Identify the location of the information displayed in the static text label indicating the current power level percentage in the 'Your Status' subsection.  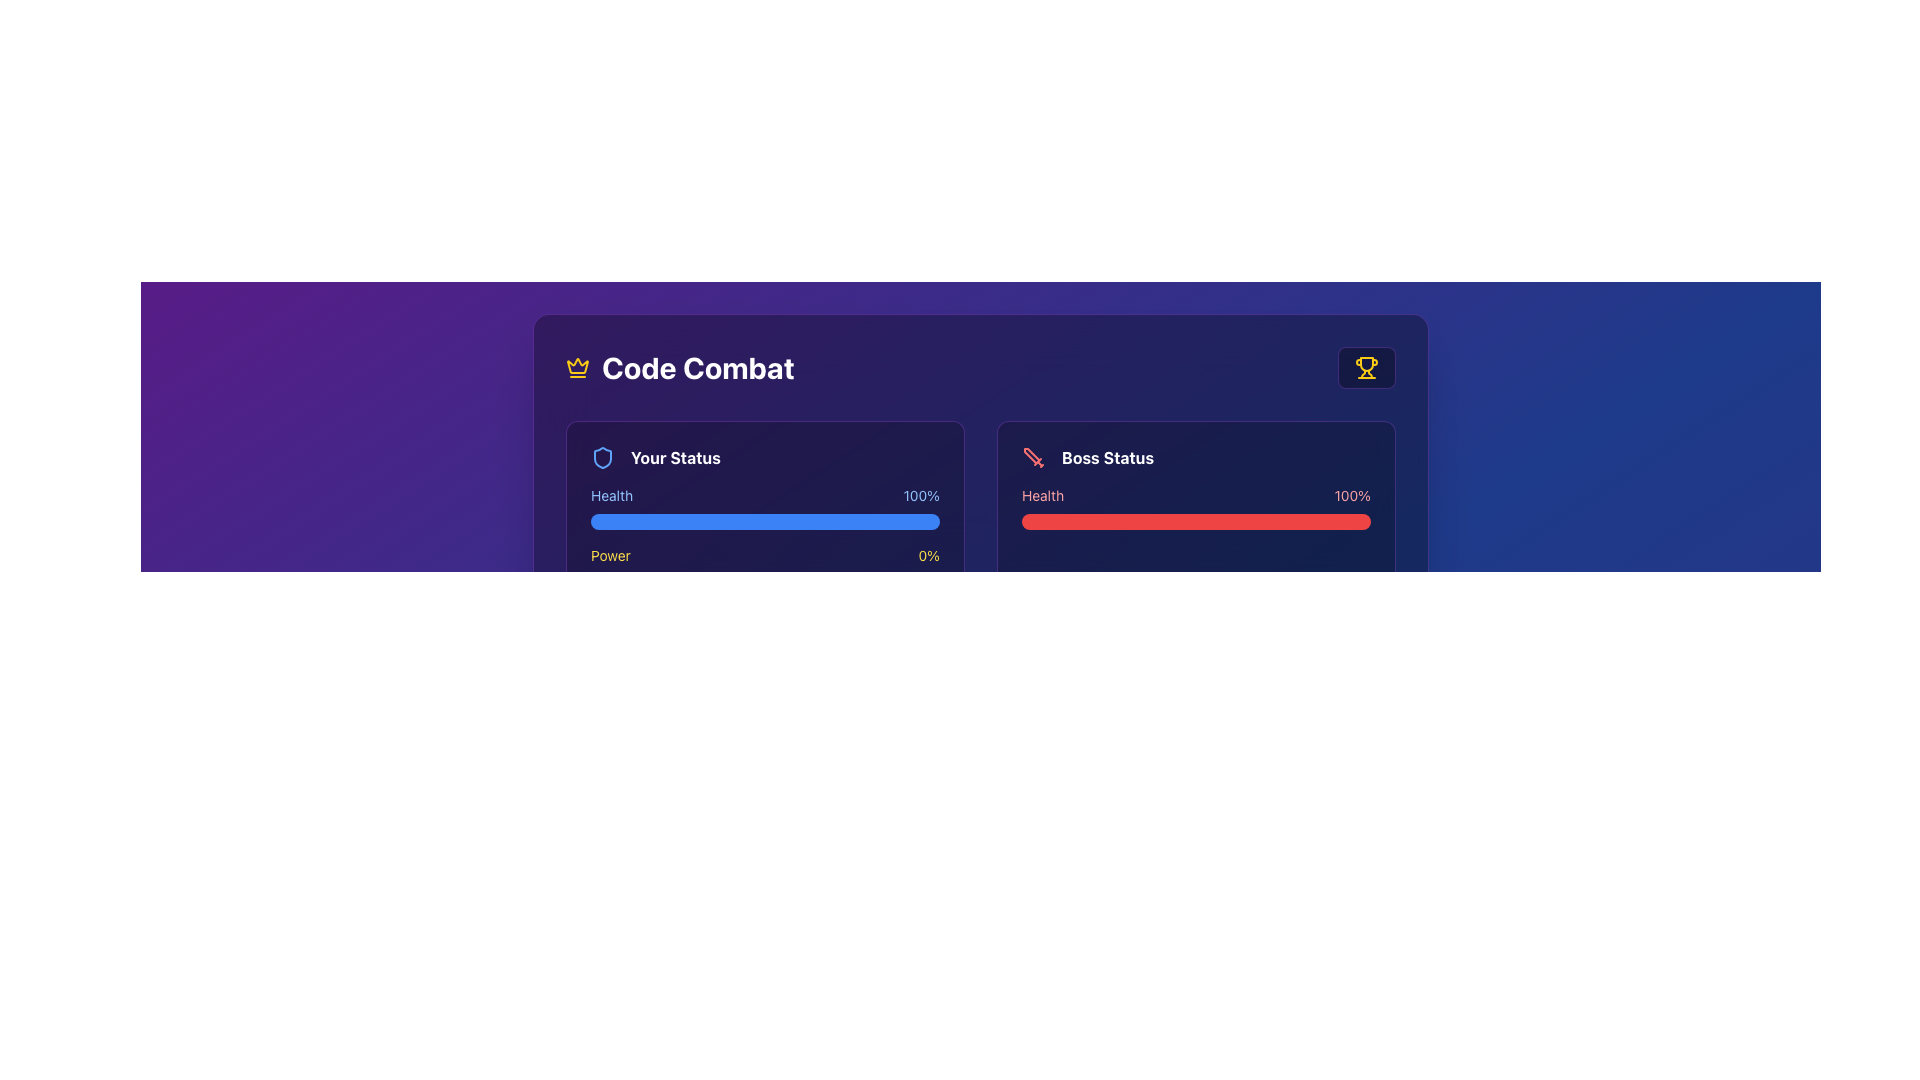
(928, 555).